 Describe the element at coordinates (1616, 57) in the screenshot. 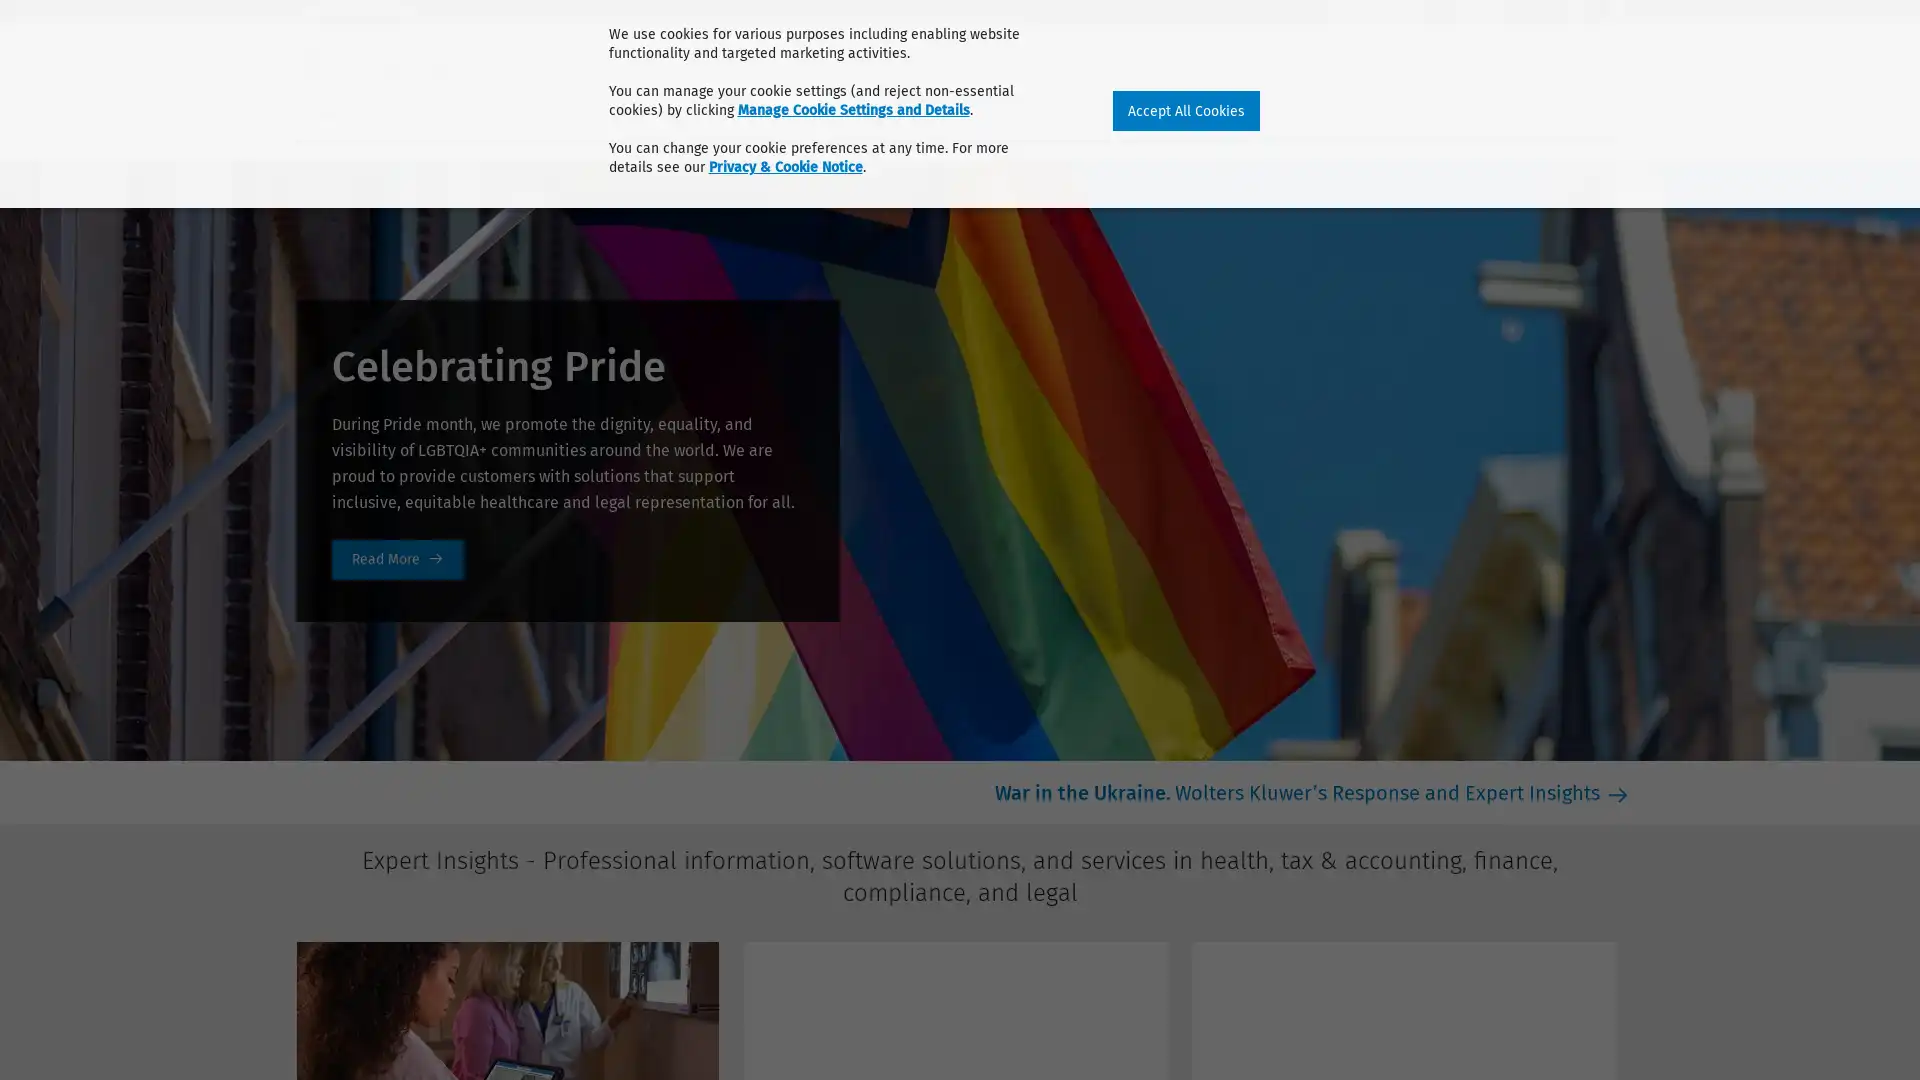

I see `Expand Search` at that location.